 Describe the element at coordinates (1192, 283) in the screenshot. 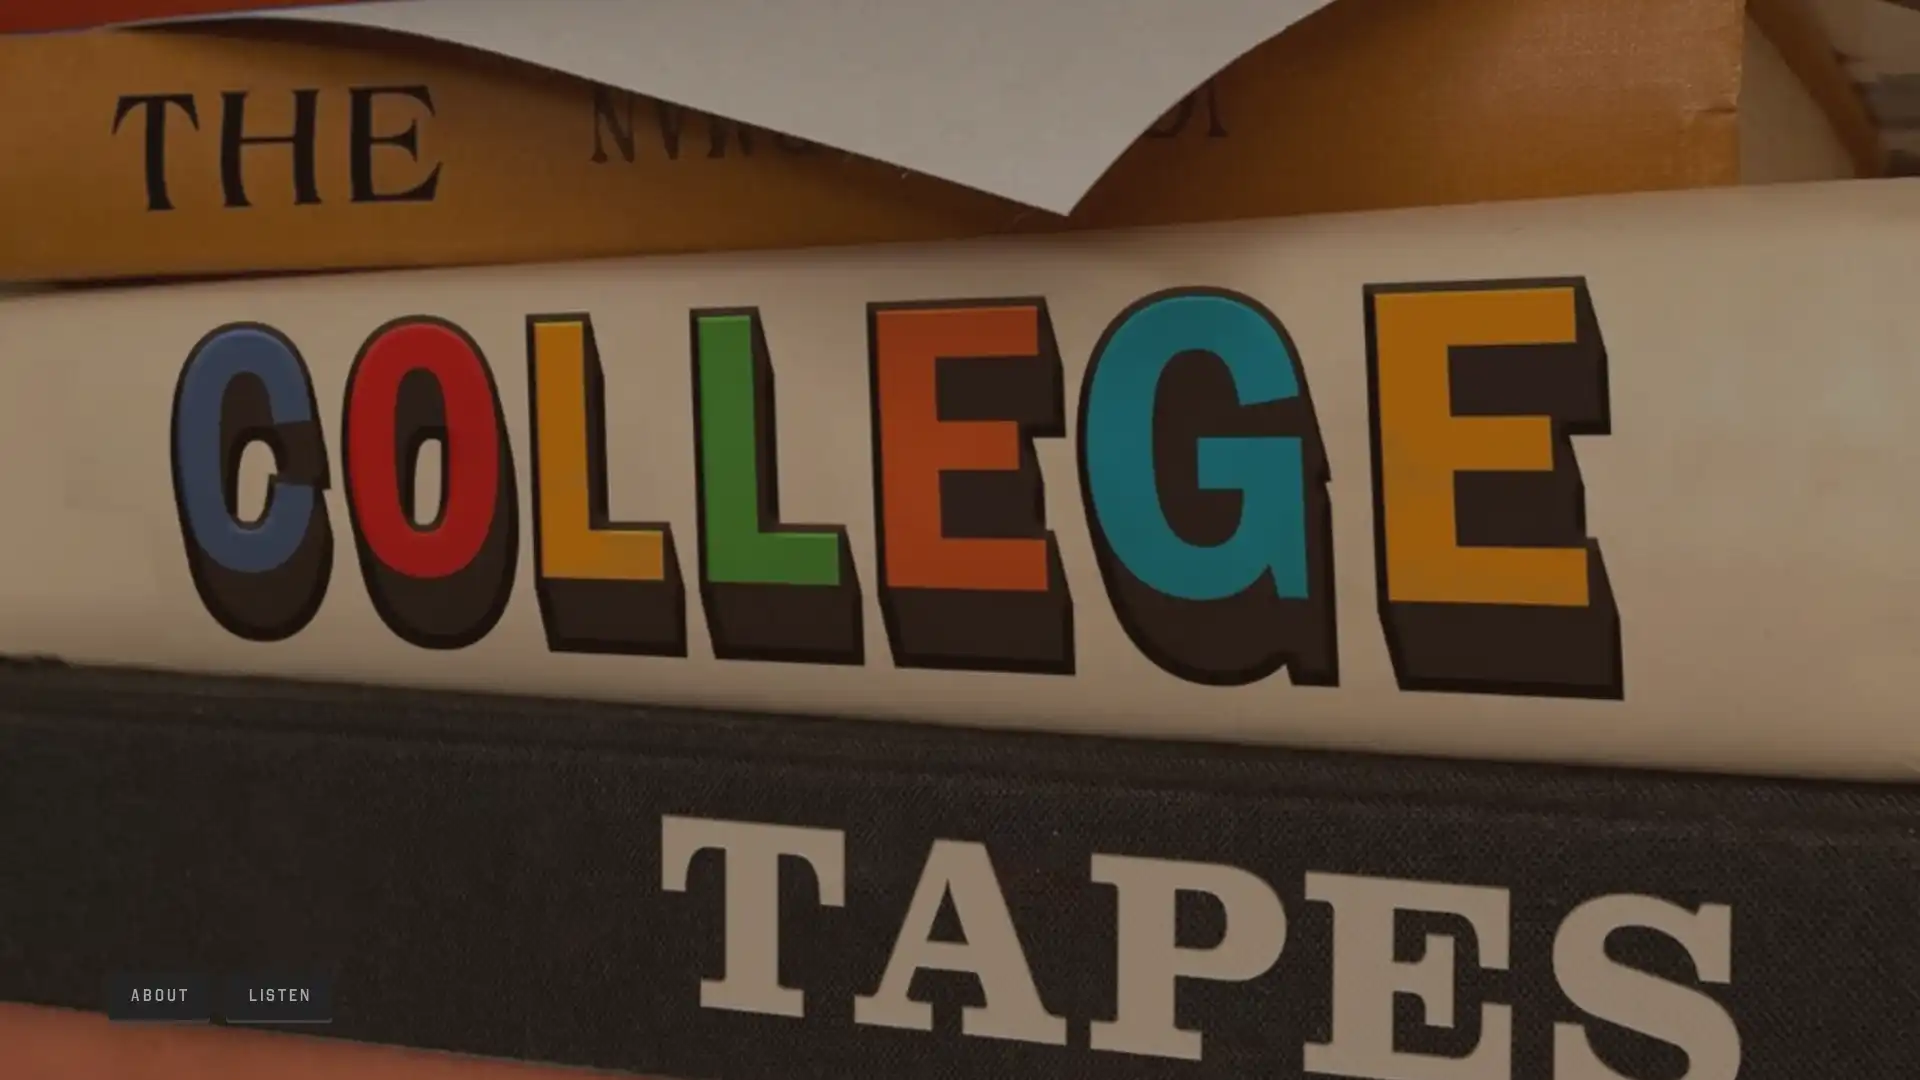

I see `Close` at that location.